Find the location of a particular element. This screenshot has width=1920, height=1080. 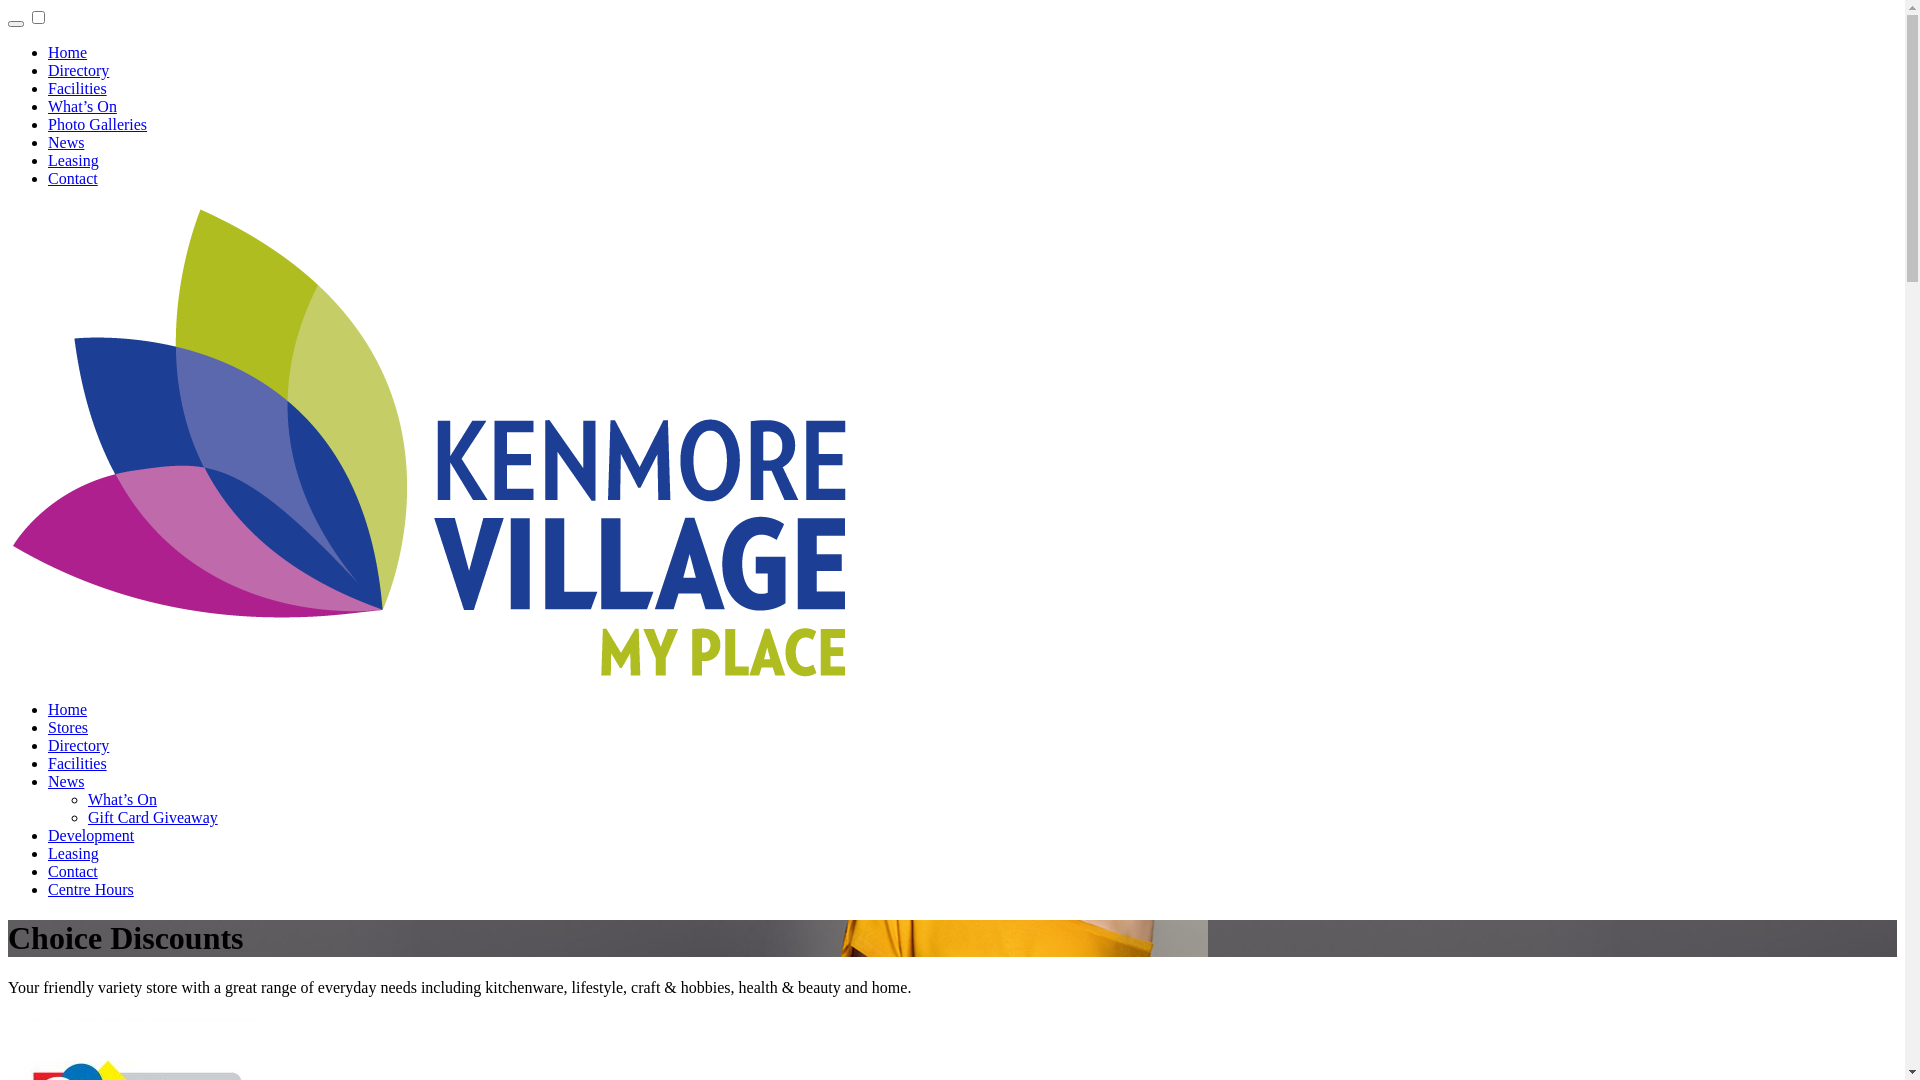

'Photo Galleries' is located at coordinates (96, 124).